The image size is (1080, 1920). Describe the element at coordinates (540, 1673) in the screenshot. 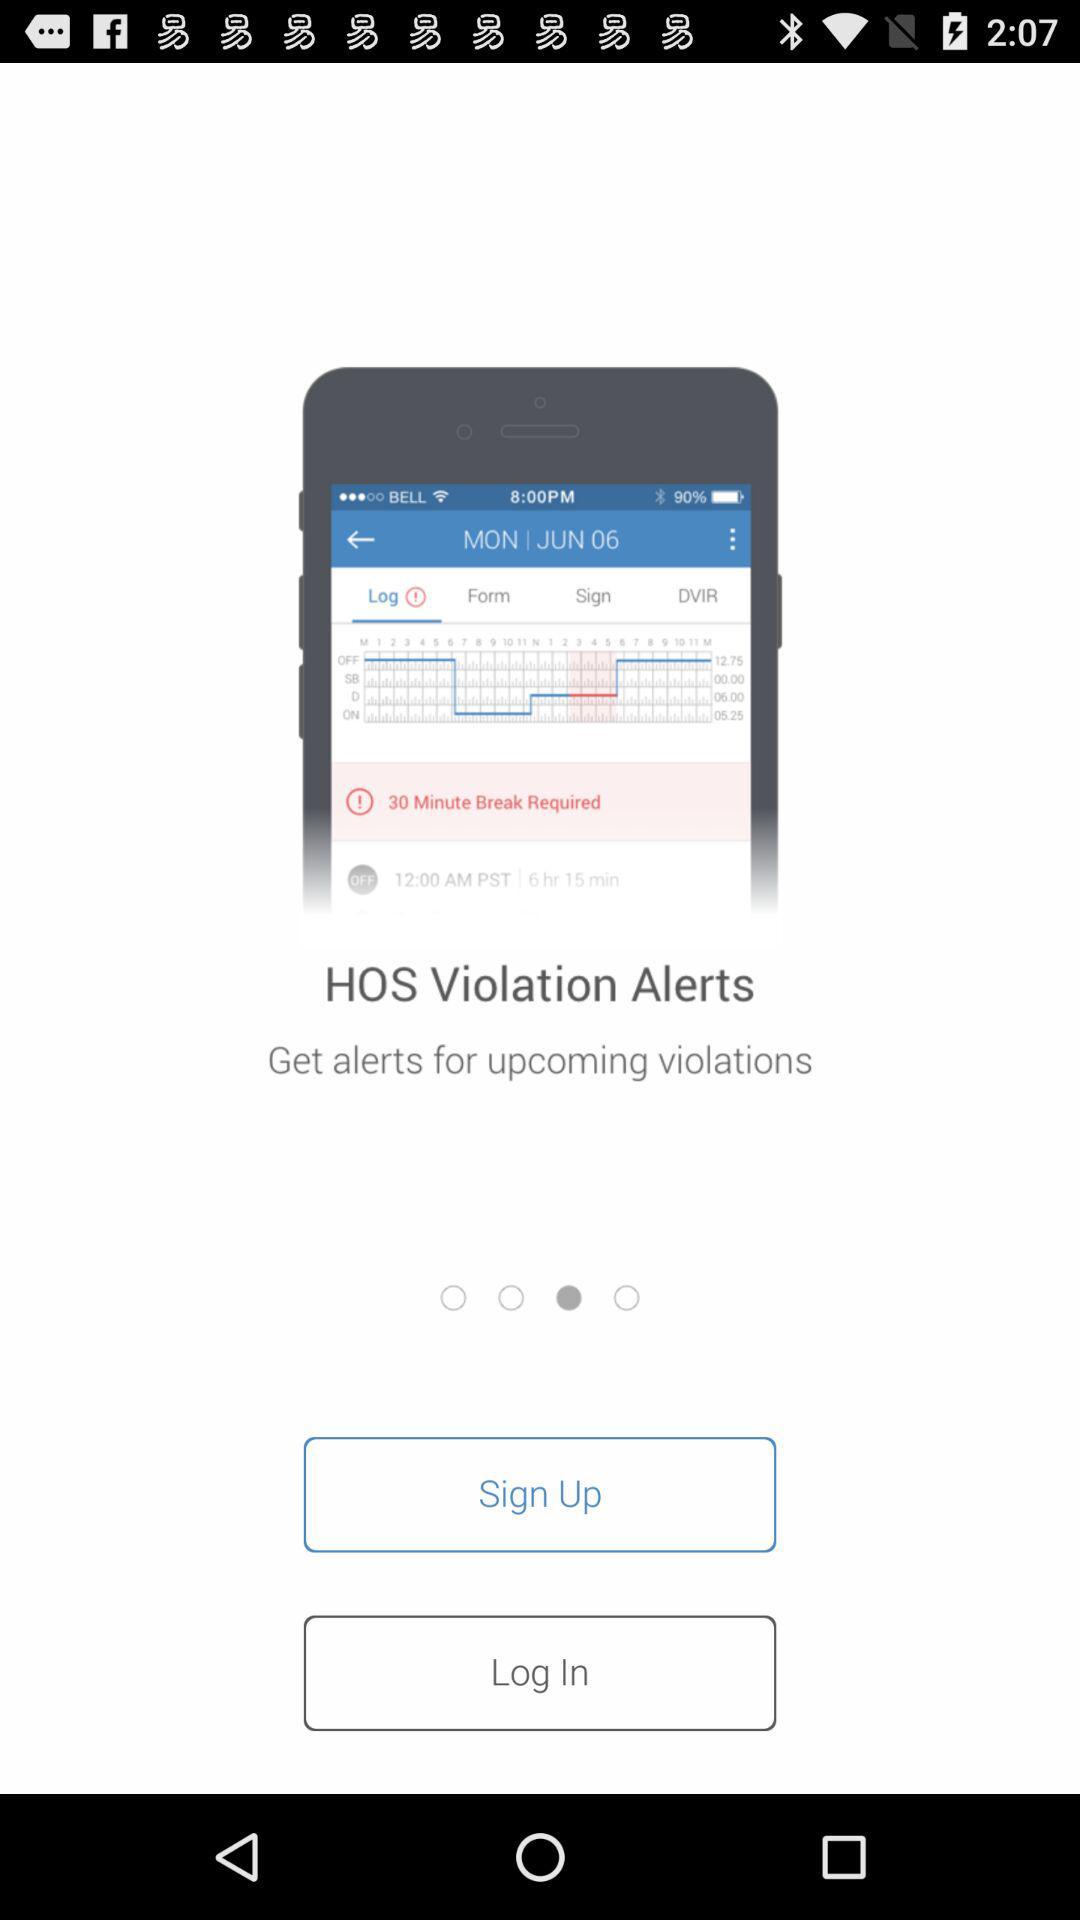

I see `item below sign up item` at that location.